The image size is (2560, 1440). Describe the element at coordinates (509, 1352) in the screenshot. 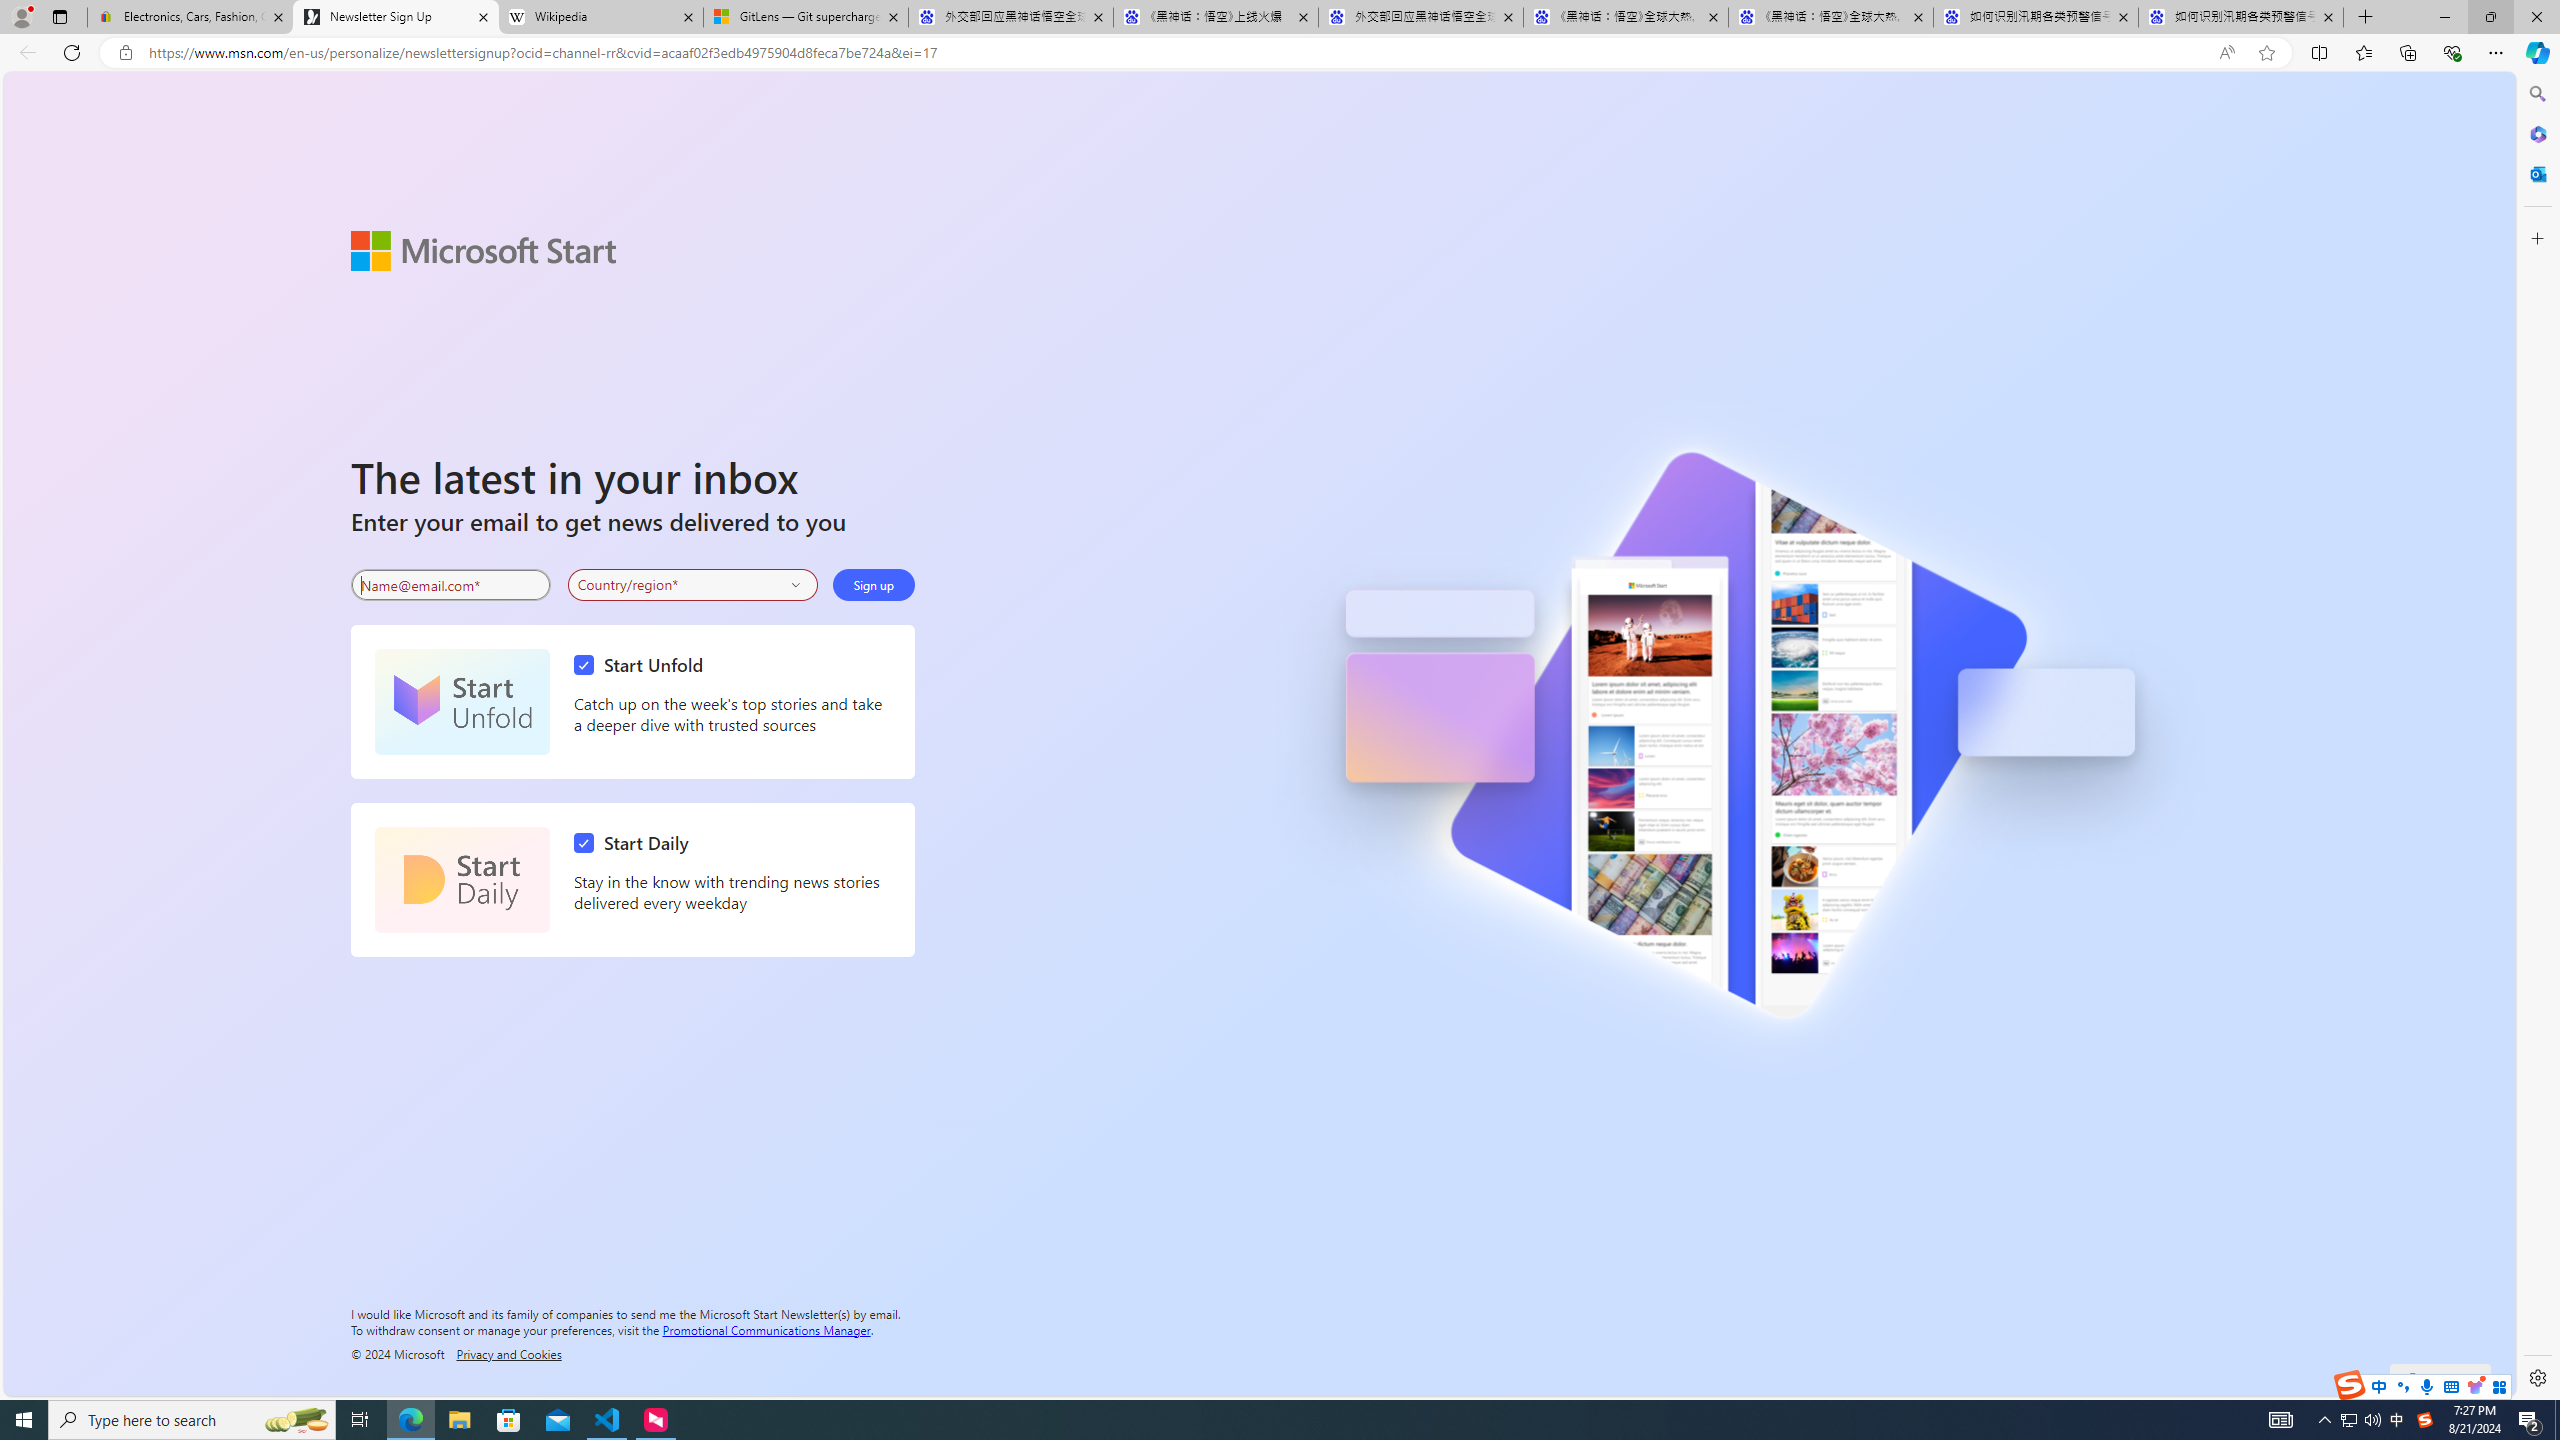

I see `'Privacy and Cookies'` at that location.